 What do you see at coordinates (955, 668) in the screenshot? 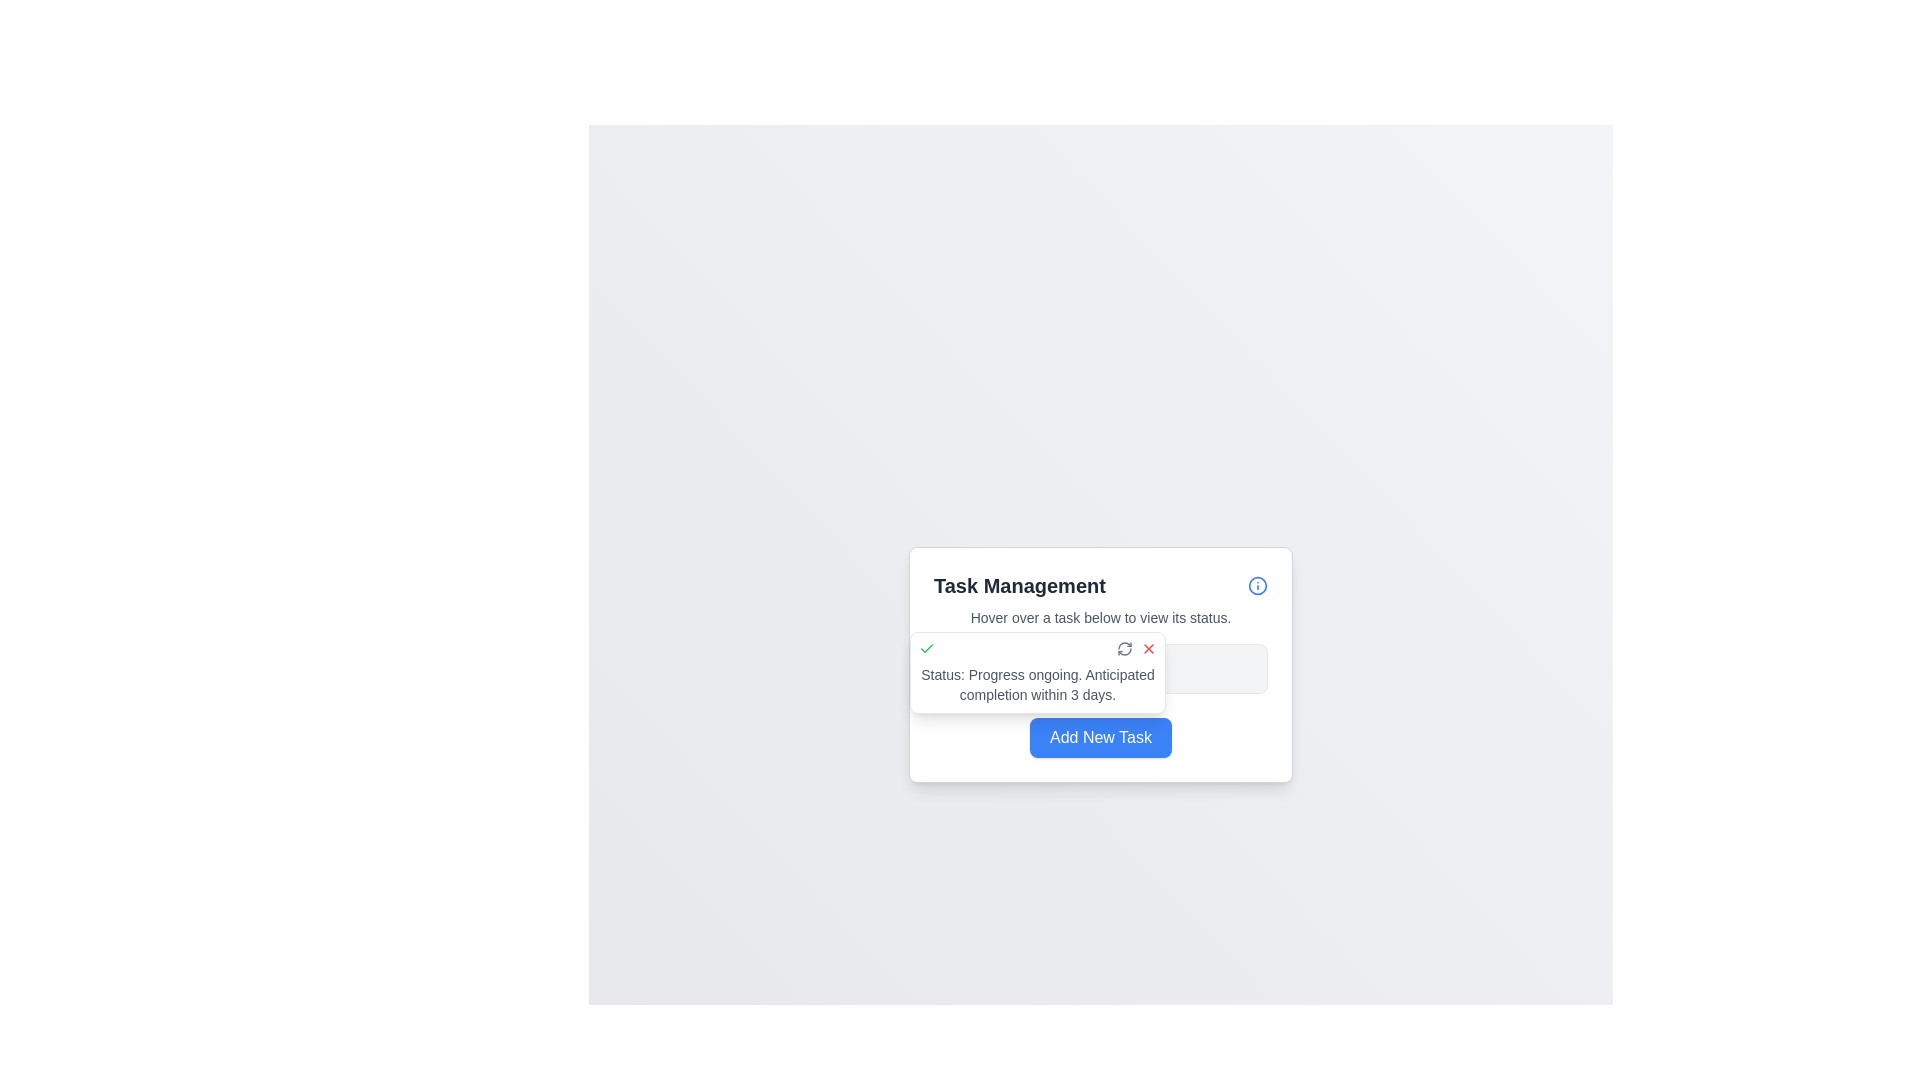
I see `the graphical icon representing a circle within the SVG component framework, which indicates a status such as 'in progress' or 'active', located in the lower-center part of the interface` at bounding box center [955, 668].